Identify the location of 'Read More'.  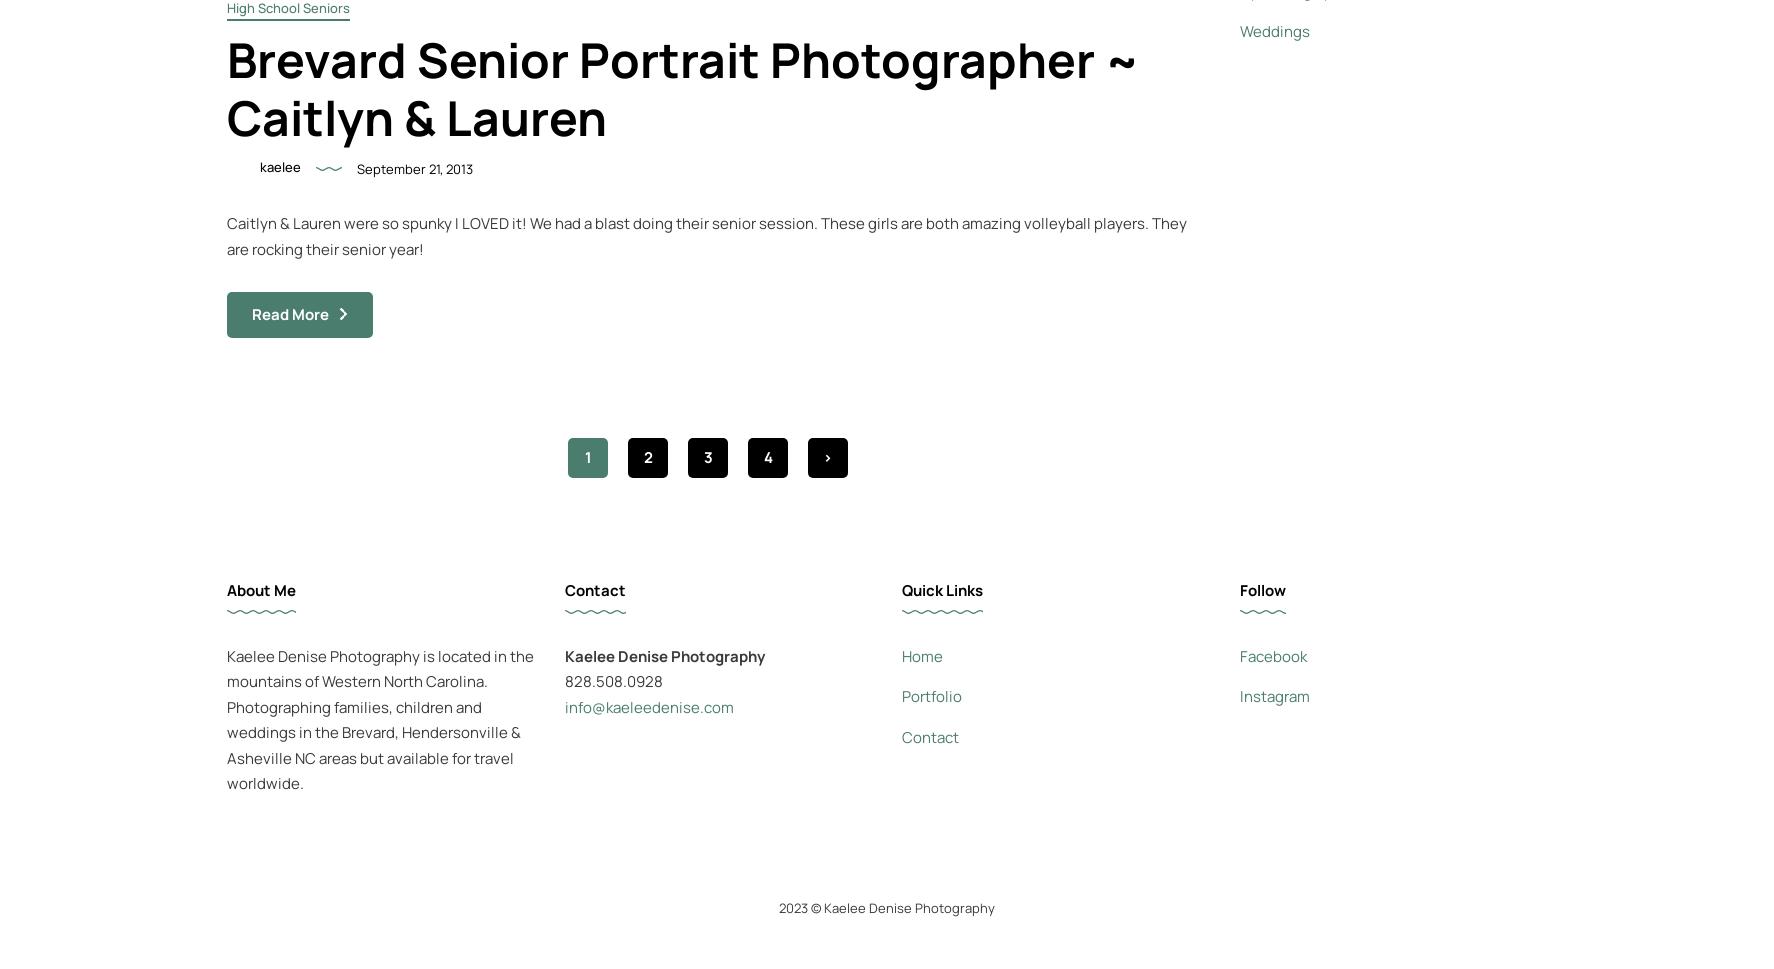
(290, 313).